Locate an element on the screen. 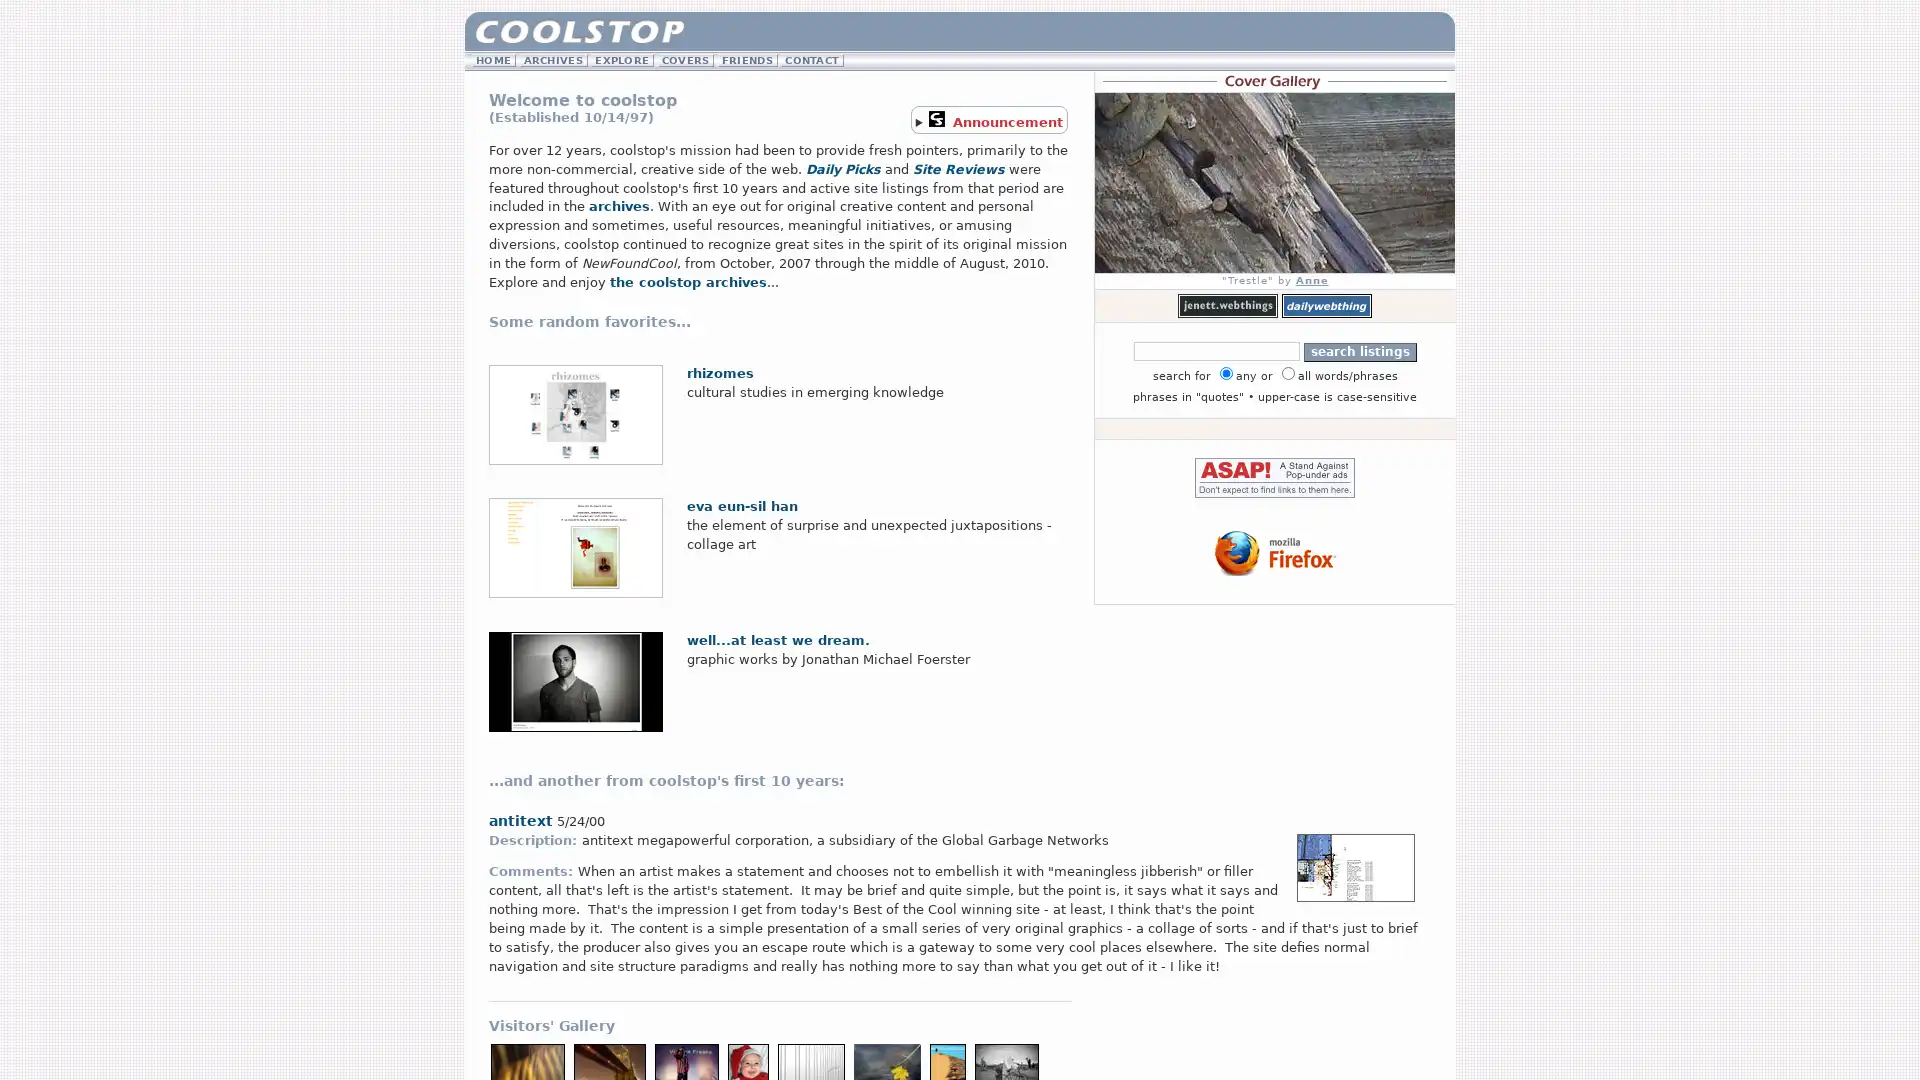  search listings is located at coordinates (1359, 351).